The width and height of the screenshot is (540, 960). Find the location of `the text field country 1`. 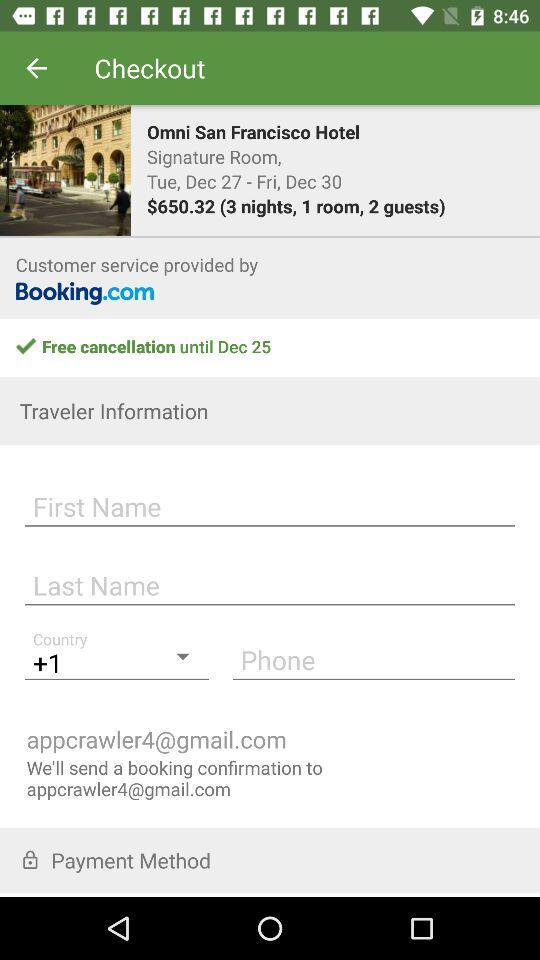

the text field country 1 is located at coordinates (117, 658).